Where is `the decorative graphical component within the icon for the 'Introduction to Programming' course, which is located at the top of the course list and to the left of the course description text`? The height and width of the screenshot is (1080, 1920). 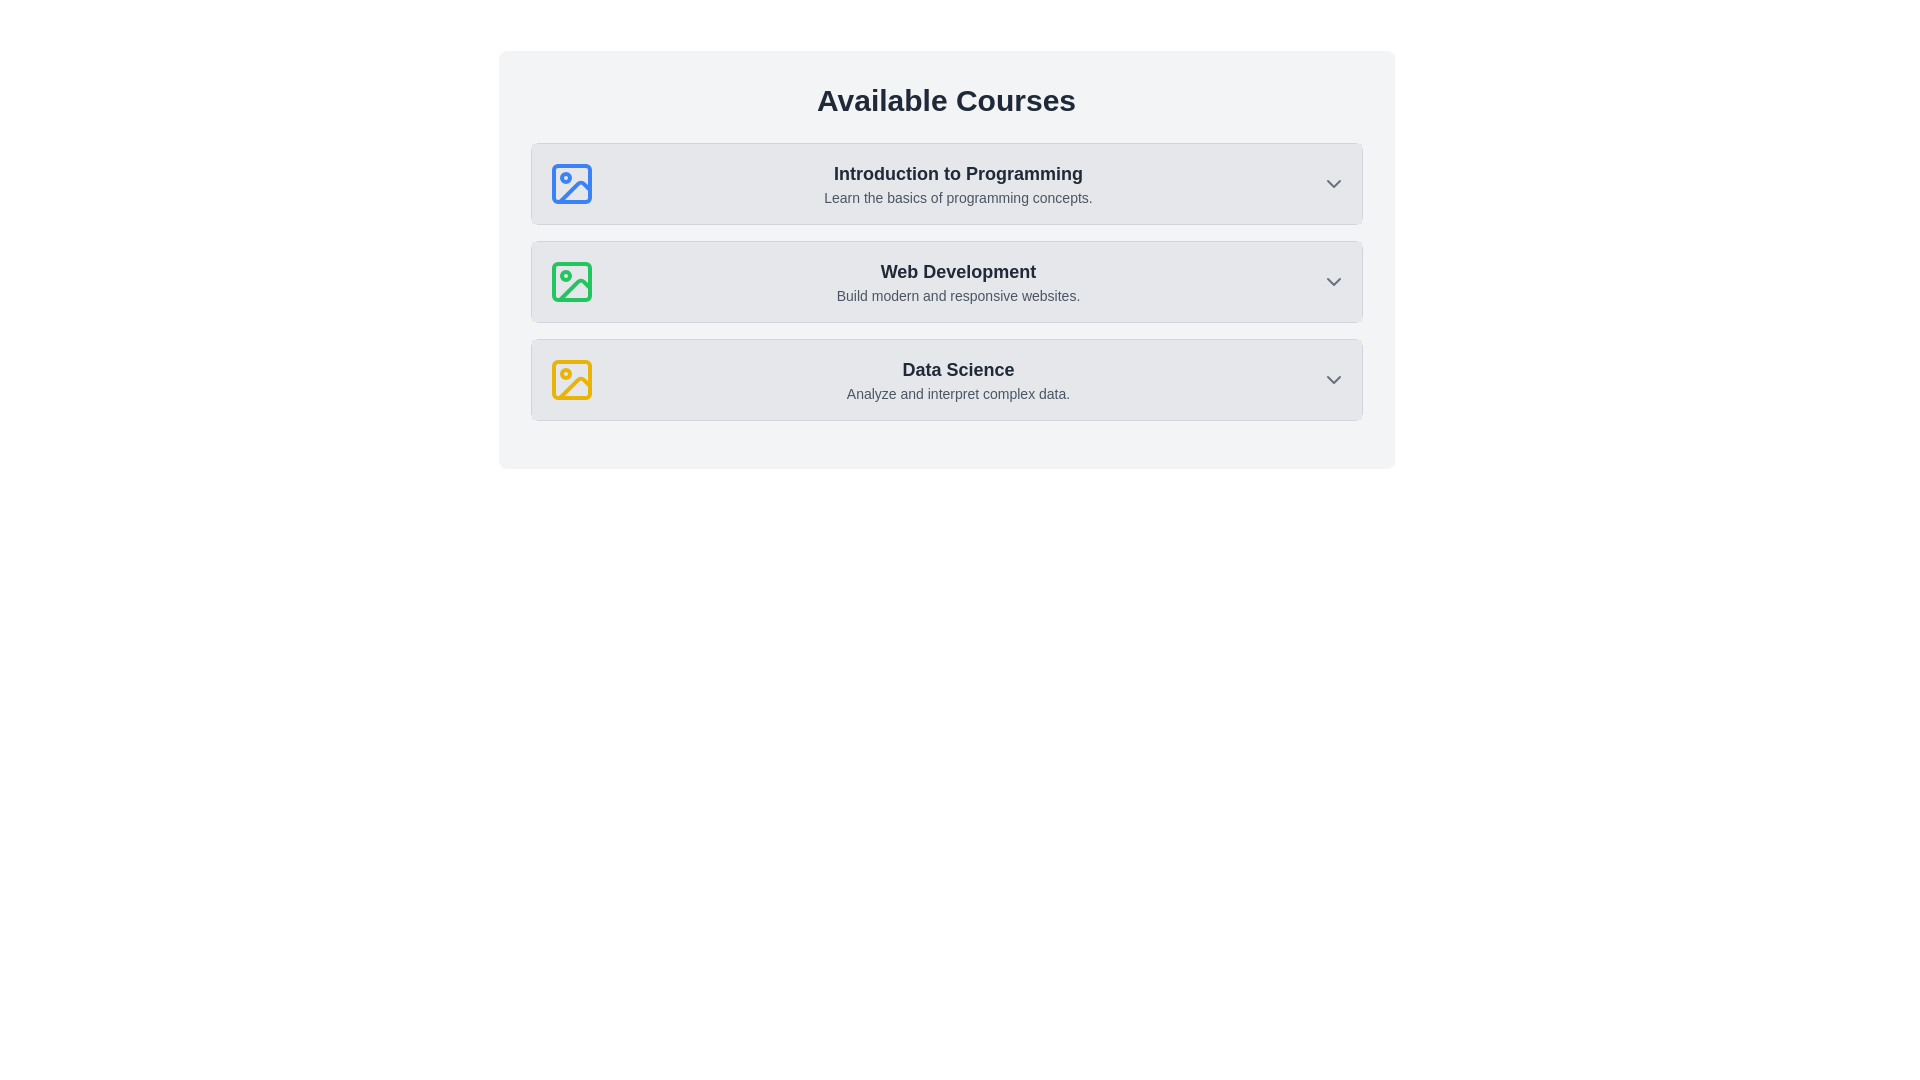
the decorative graphical component within the icon for the 'Introduction to Programming' course, which is located at the top of the course list and to the left of the course description text is located at coordinates (570, 184).